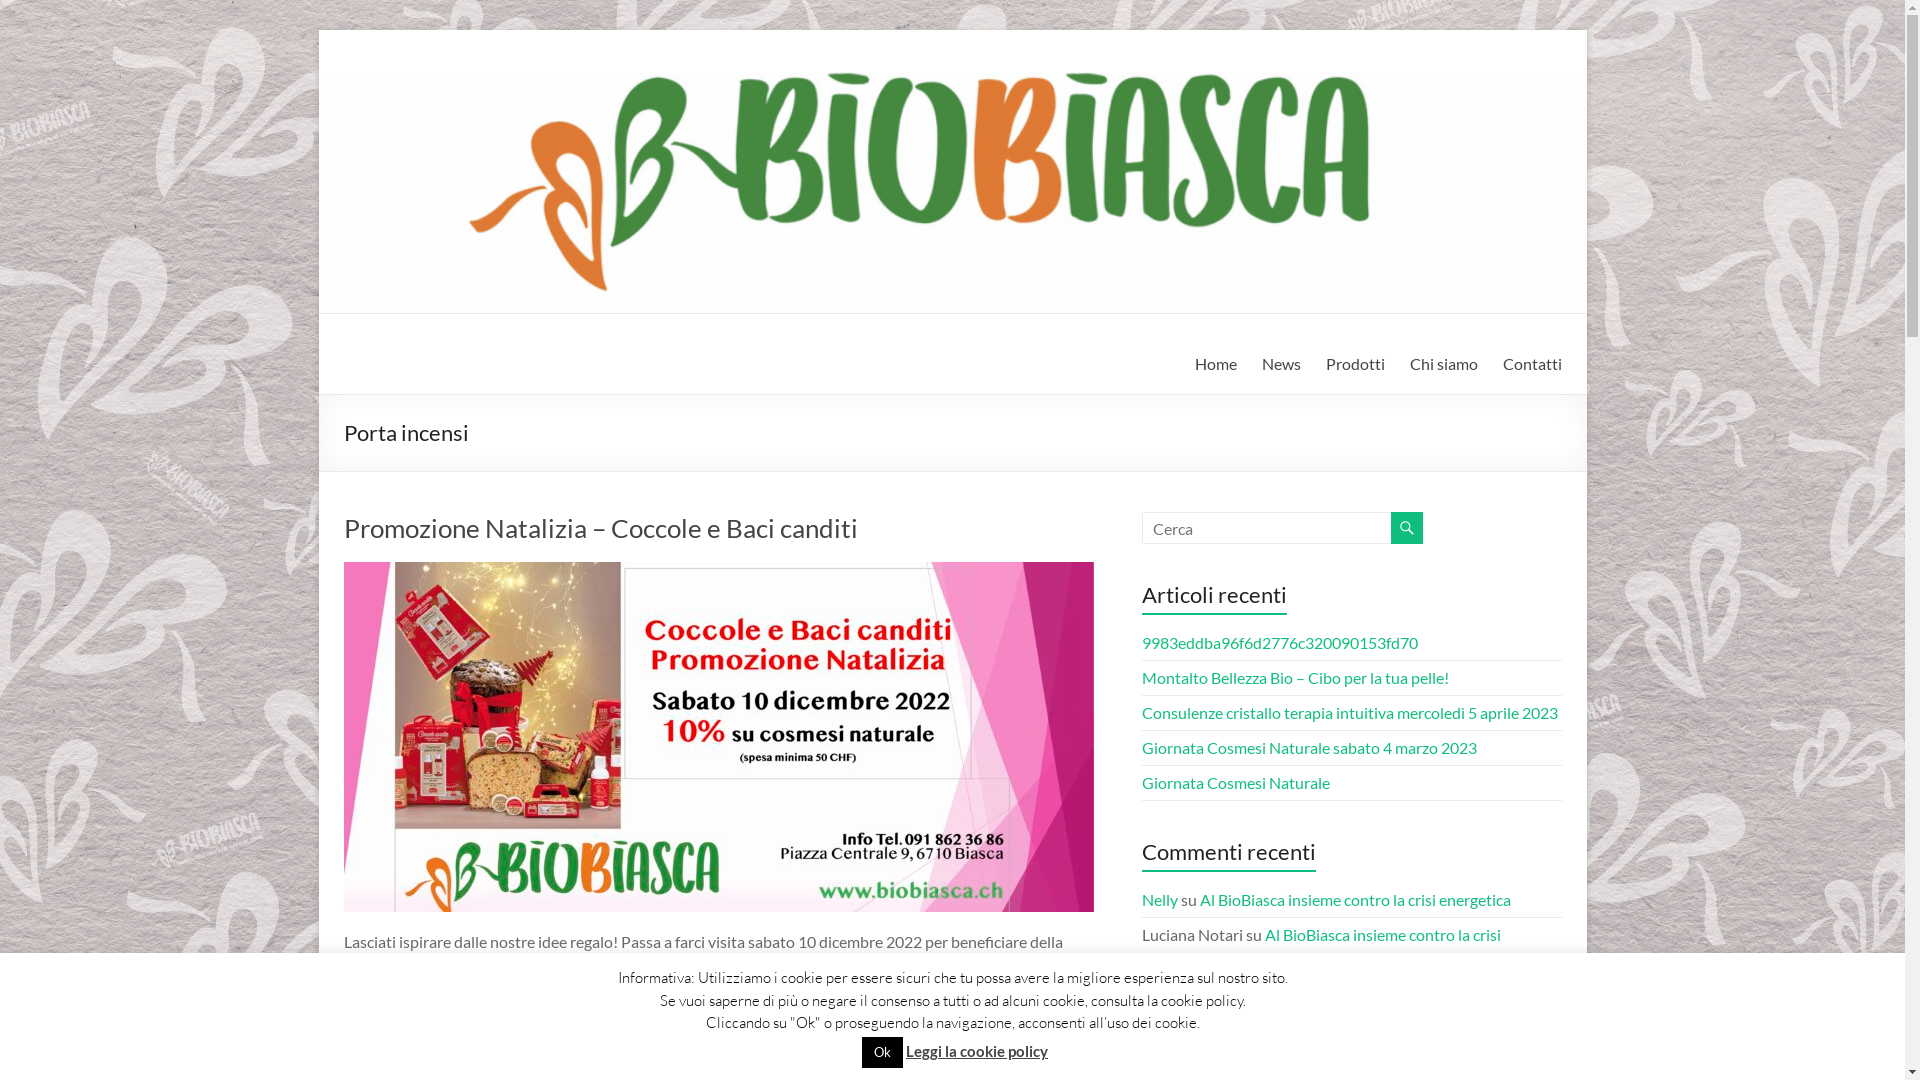  What do you see at coordinates (1281, 363) in the screenshot?
I see `'News'` at bounding box center [1281, 363].